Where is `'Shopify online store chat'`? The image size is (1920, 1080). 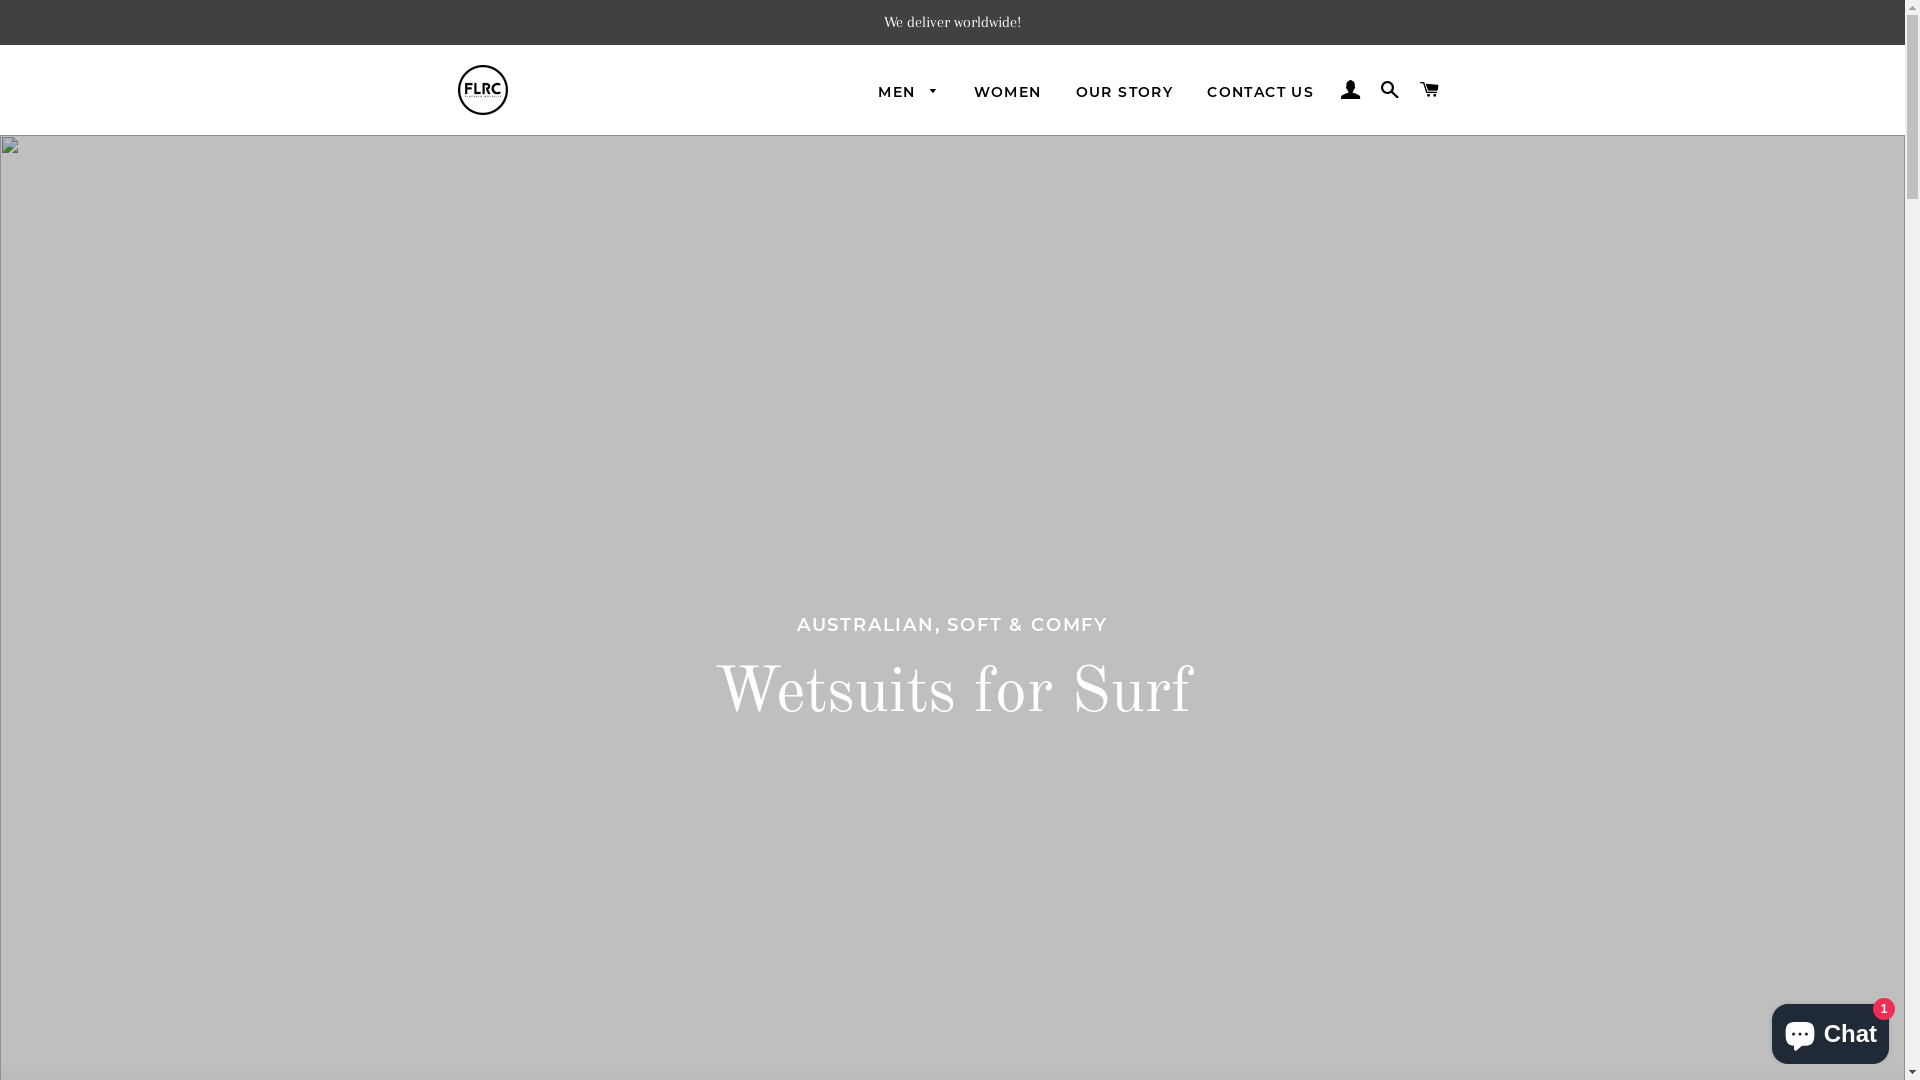
'Shopify online store chat' is located at coordinates (1830, 1029).